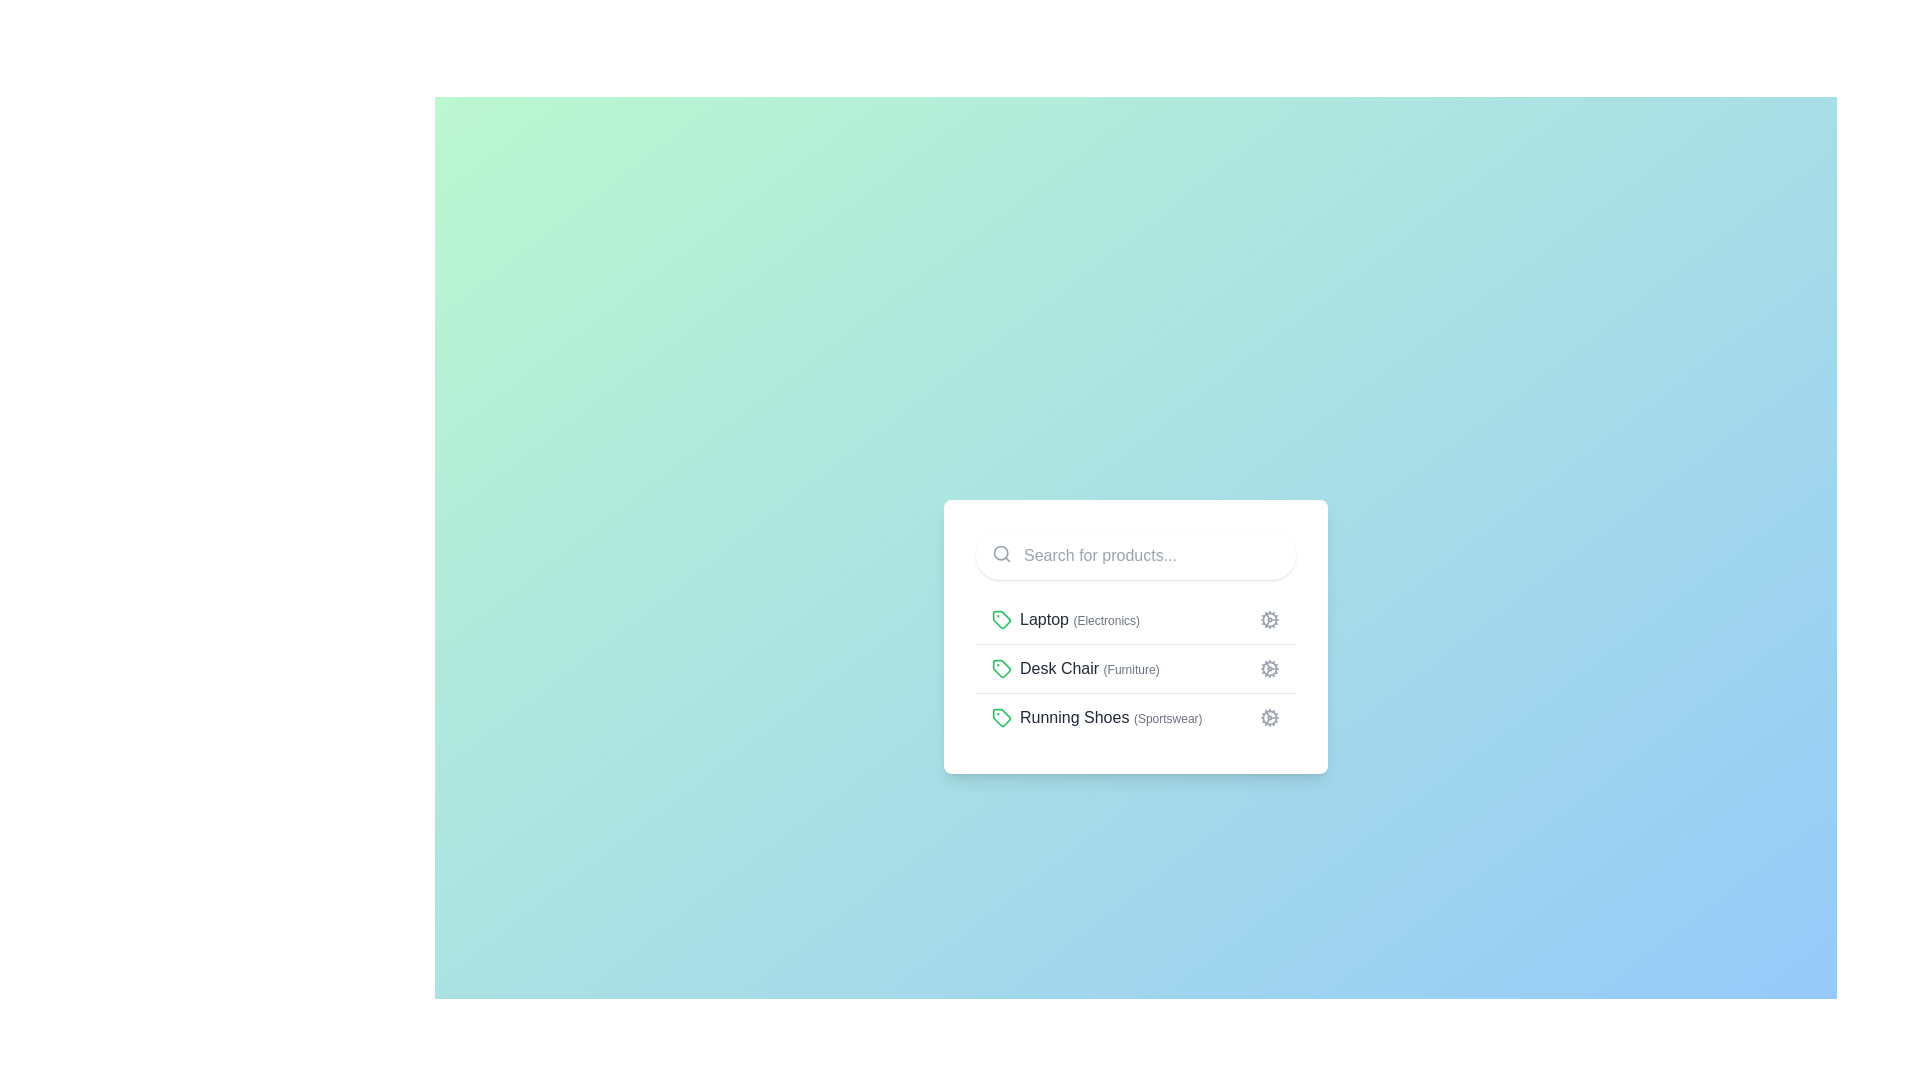  What do you see at coordinates (1136, 668) in the screenshot?
I see `the list item displaying 'Desk Chair (Furniture)' with a green tag icon on the left and a gray cogwheel icon on the right, positioned as the second item in a vertical menu` at bounding box center [1136, 668].